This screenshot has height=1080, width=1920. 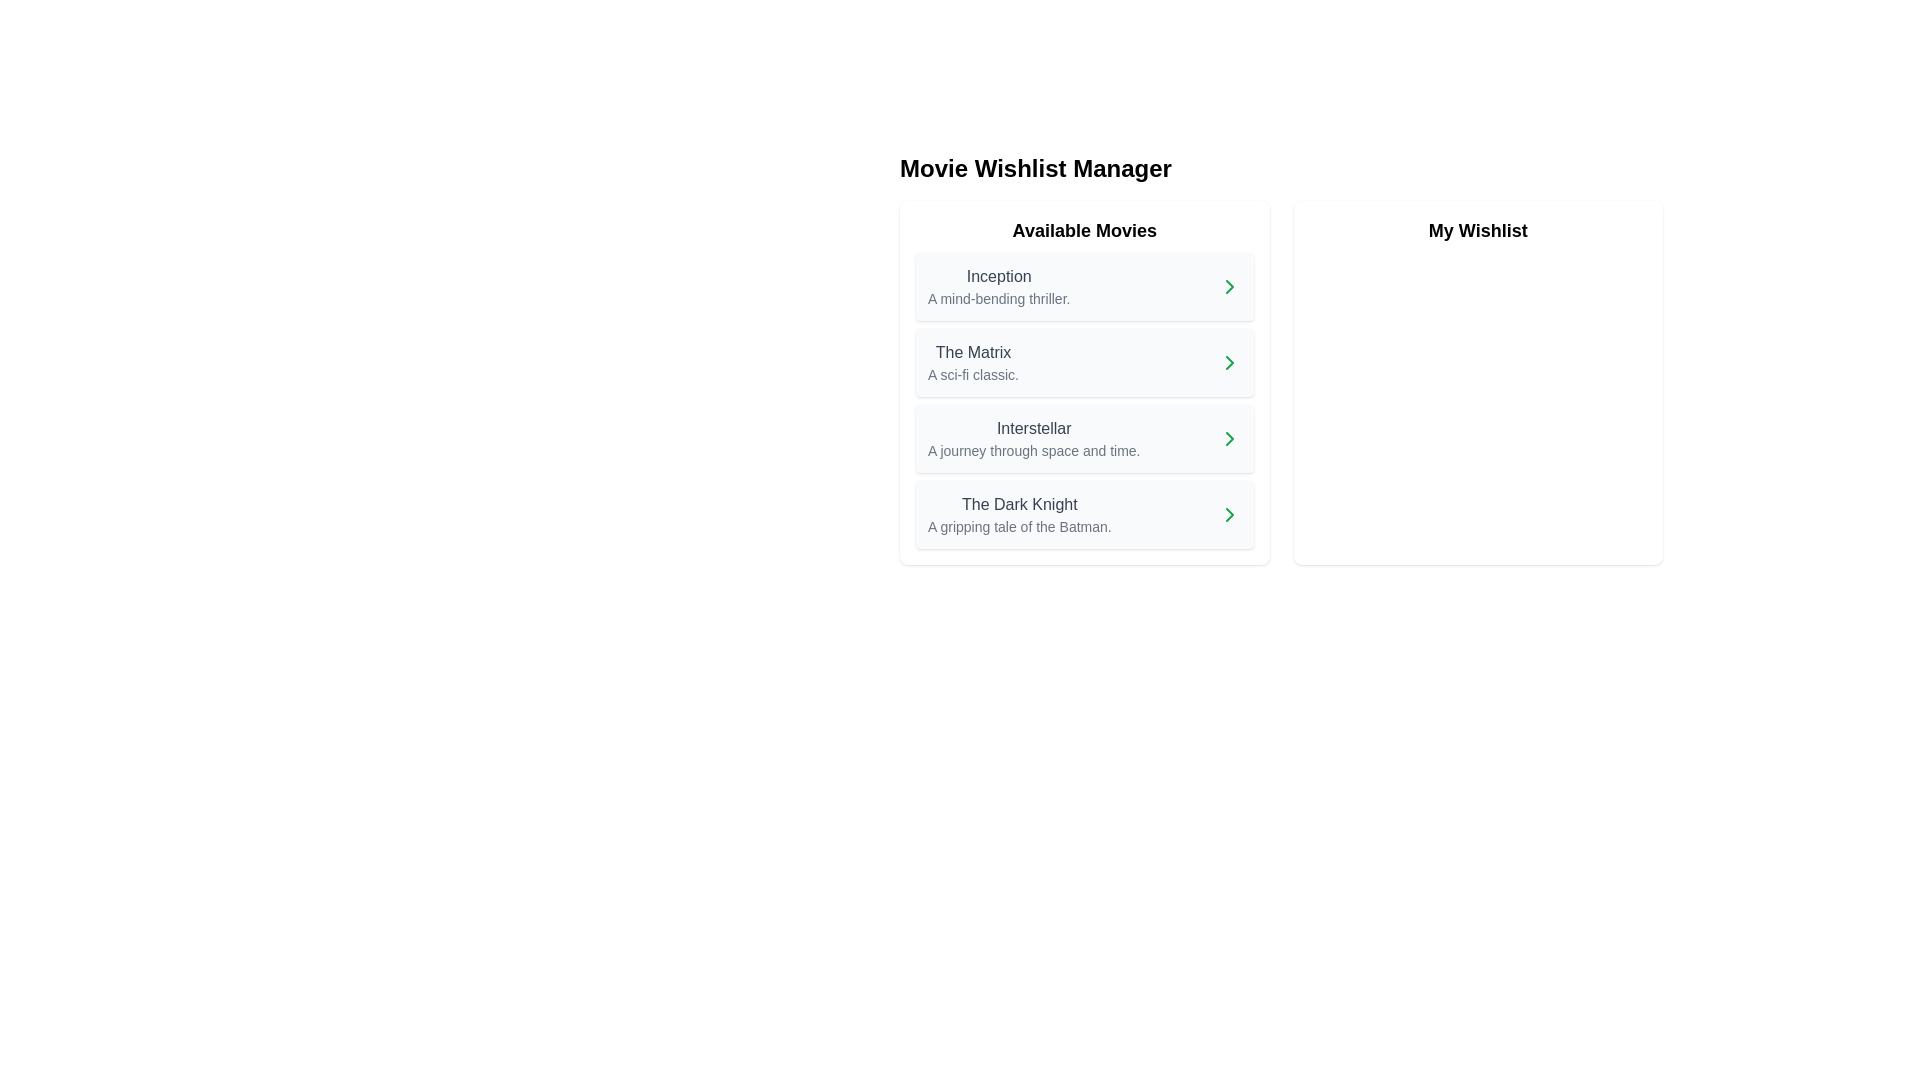 What do you see at coordinates (1228, 514) in the screenshot?
I see `the button indicating navigation or selection for 'The Dark Knight'` at bounding box center [1228, 514].